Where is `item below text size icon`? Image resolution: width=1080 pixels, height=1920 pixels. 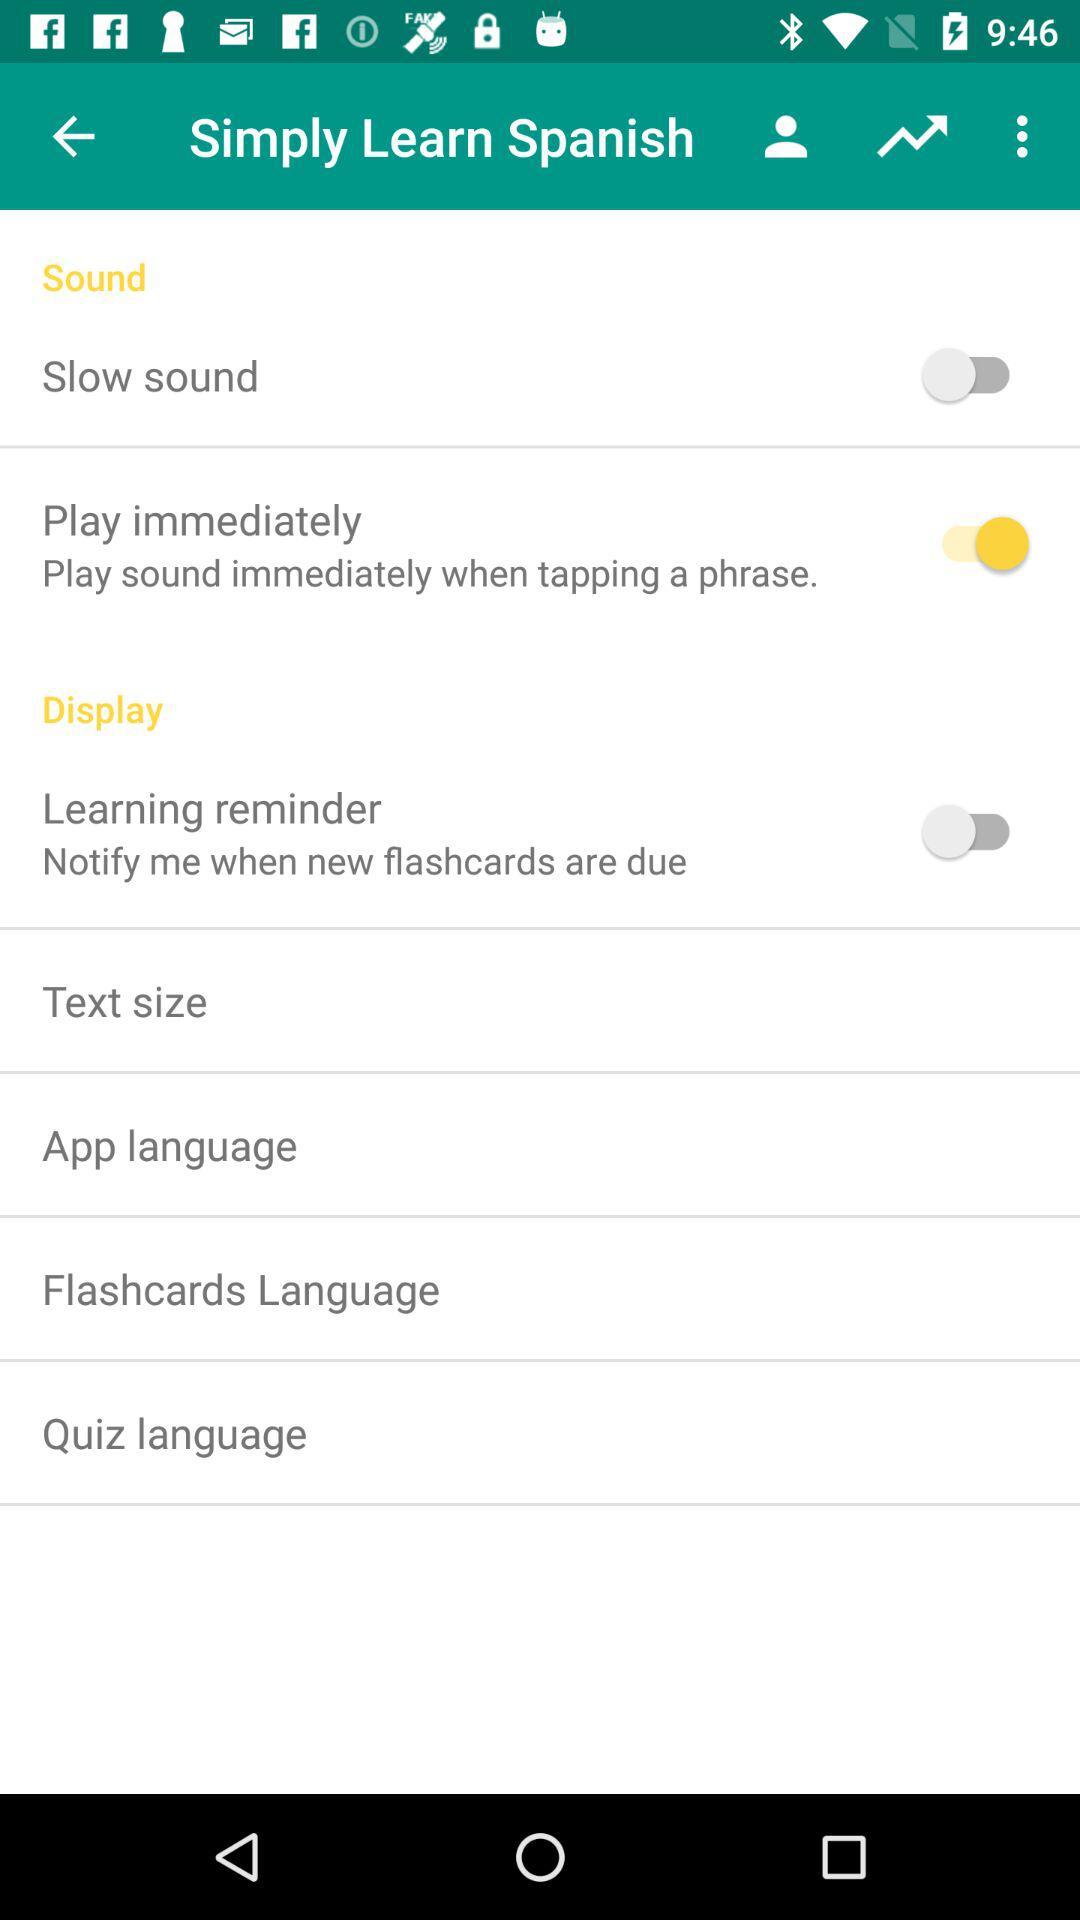
item below text size icon is located at coordinates (168, 1144).